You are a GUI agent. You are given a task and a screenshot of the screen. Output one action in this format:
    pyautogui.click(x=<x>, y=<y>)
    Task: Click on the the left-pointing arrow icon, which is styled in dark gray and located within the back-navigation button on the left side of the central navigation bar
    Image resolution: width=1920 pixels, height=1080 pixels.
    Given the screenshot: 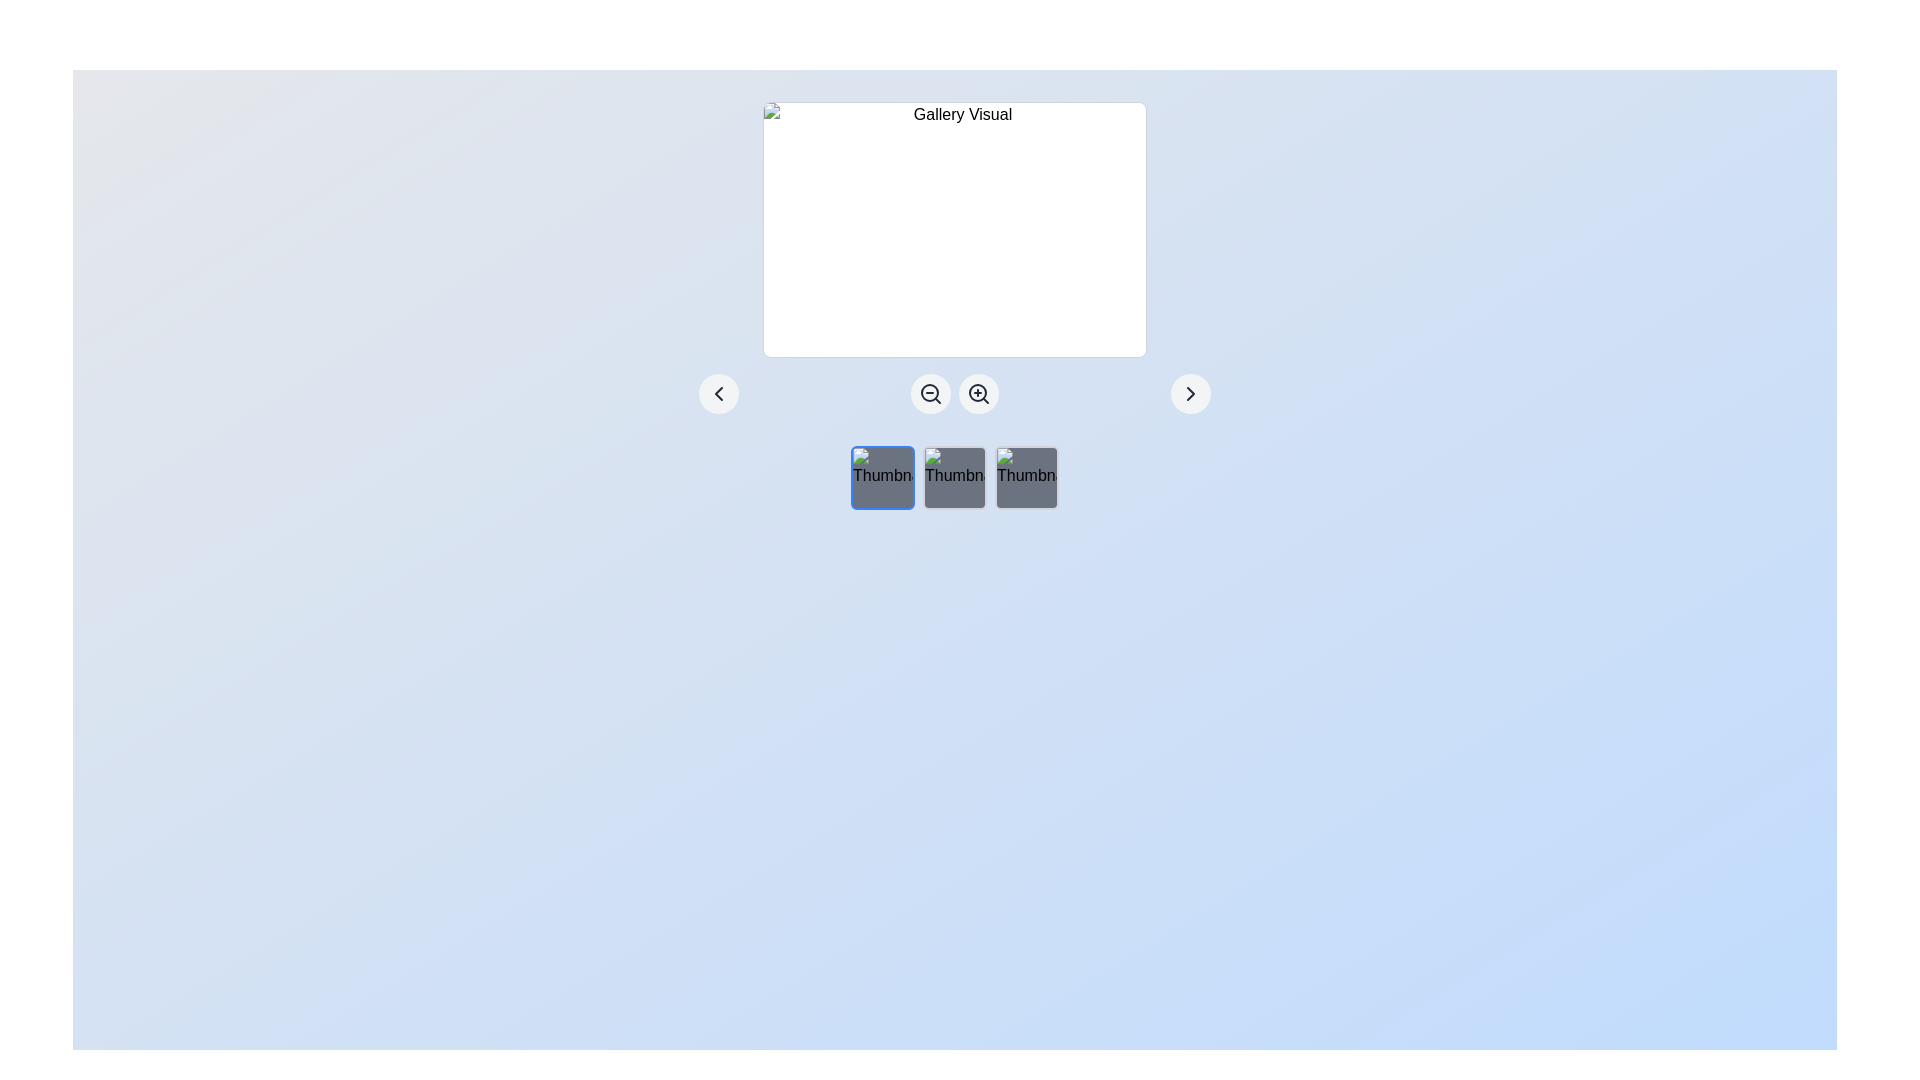 What is the action you would take?
    pyautogui.click(x=719, y=393)
    